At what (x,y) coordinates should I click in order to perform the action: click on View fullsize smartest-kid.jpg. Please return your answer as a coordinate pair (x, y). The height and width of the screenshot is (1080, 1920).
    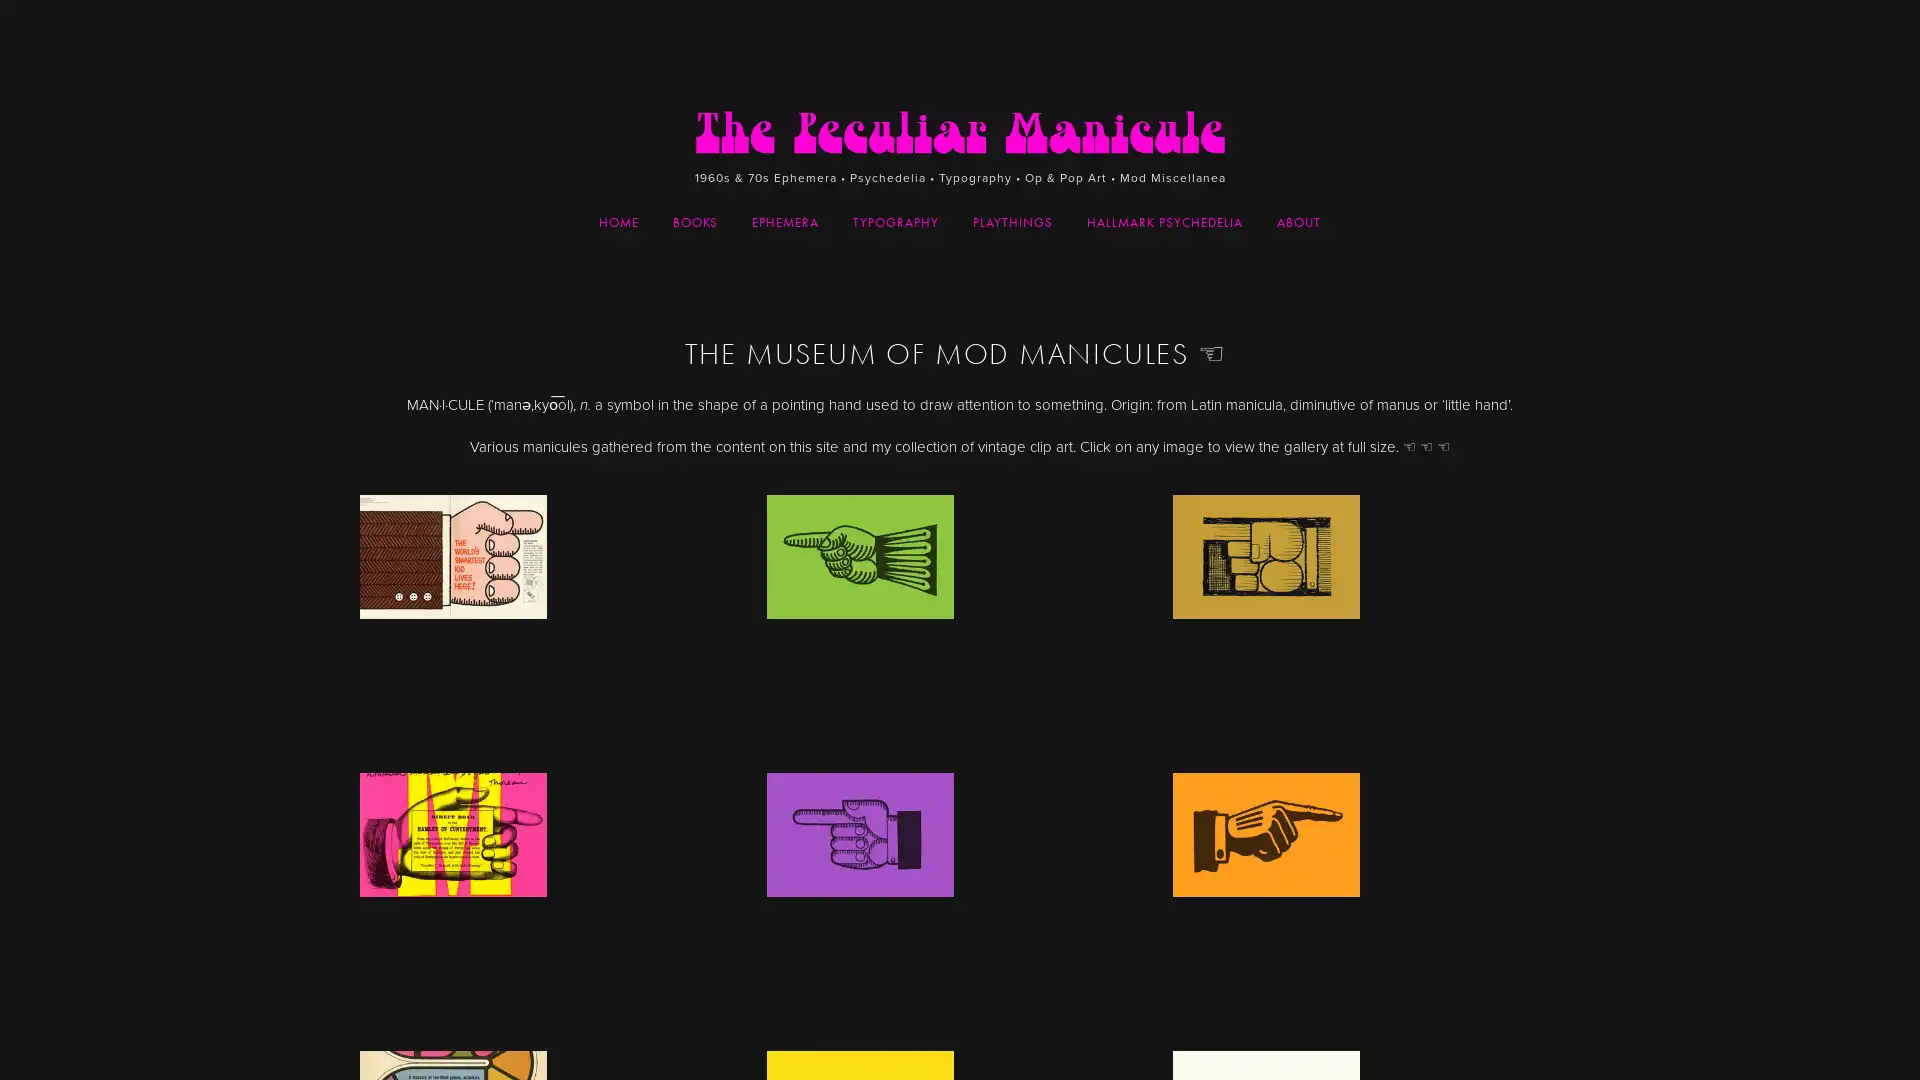
    Looking at the image, I should click on (552, 622).